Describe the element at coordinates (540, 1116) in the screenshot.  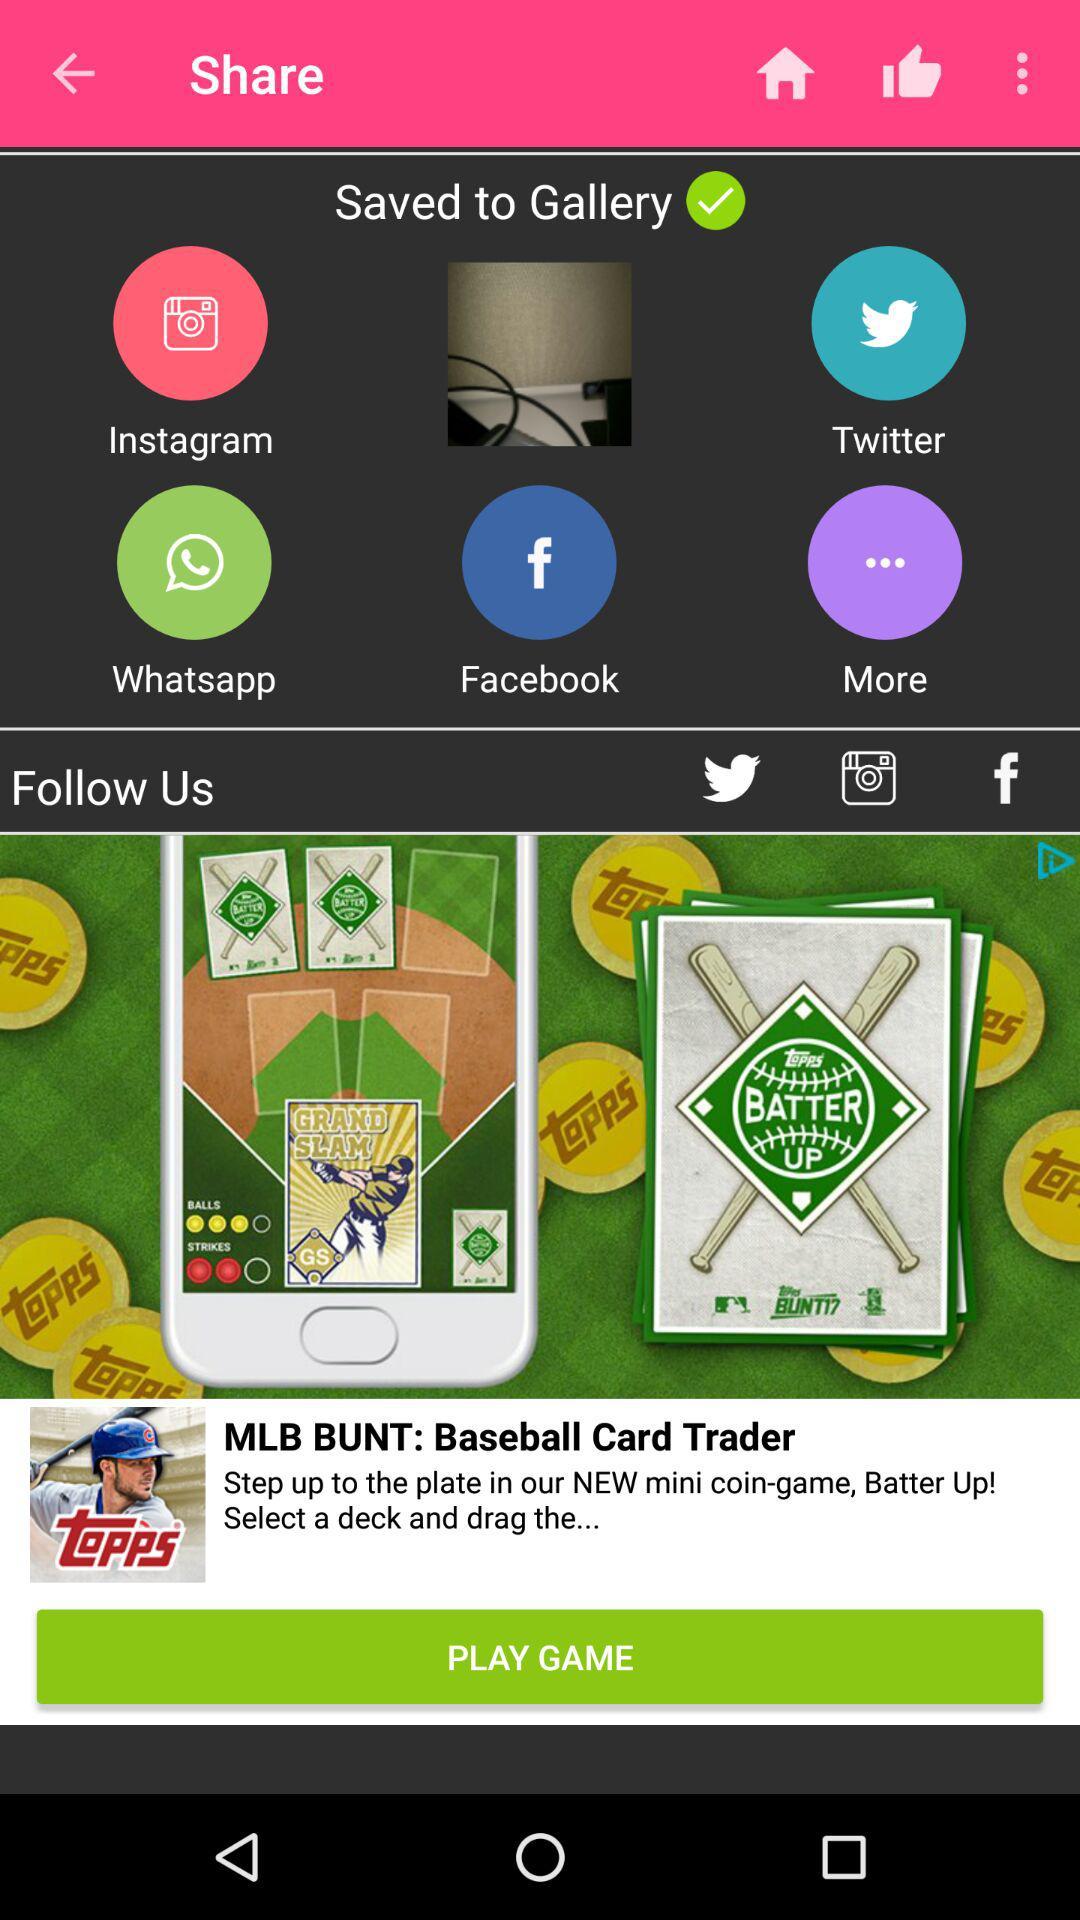
I see `page` at that location.